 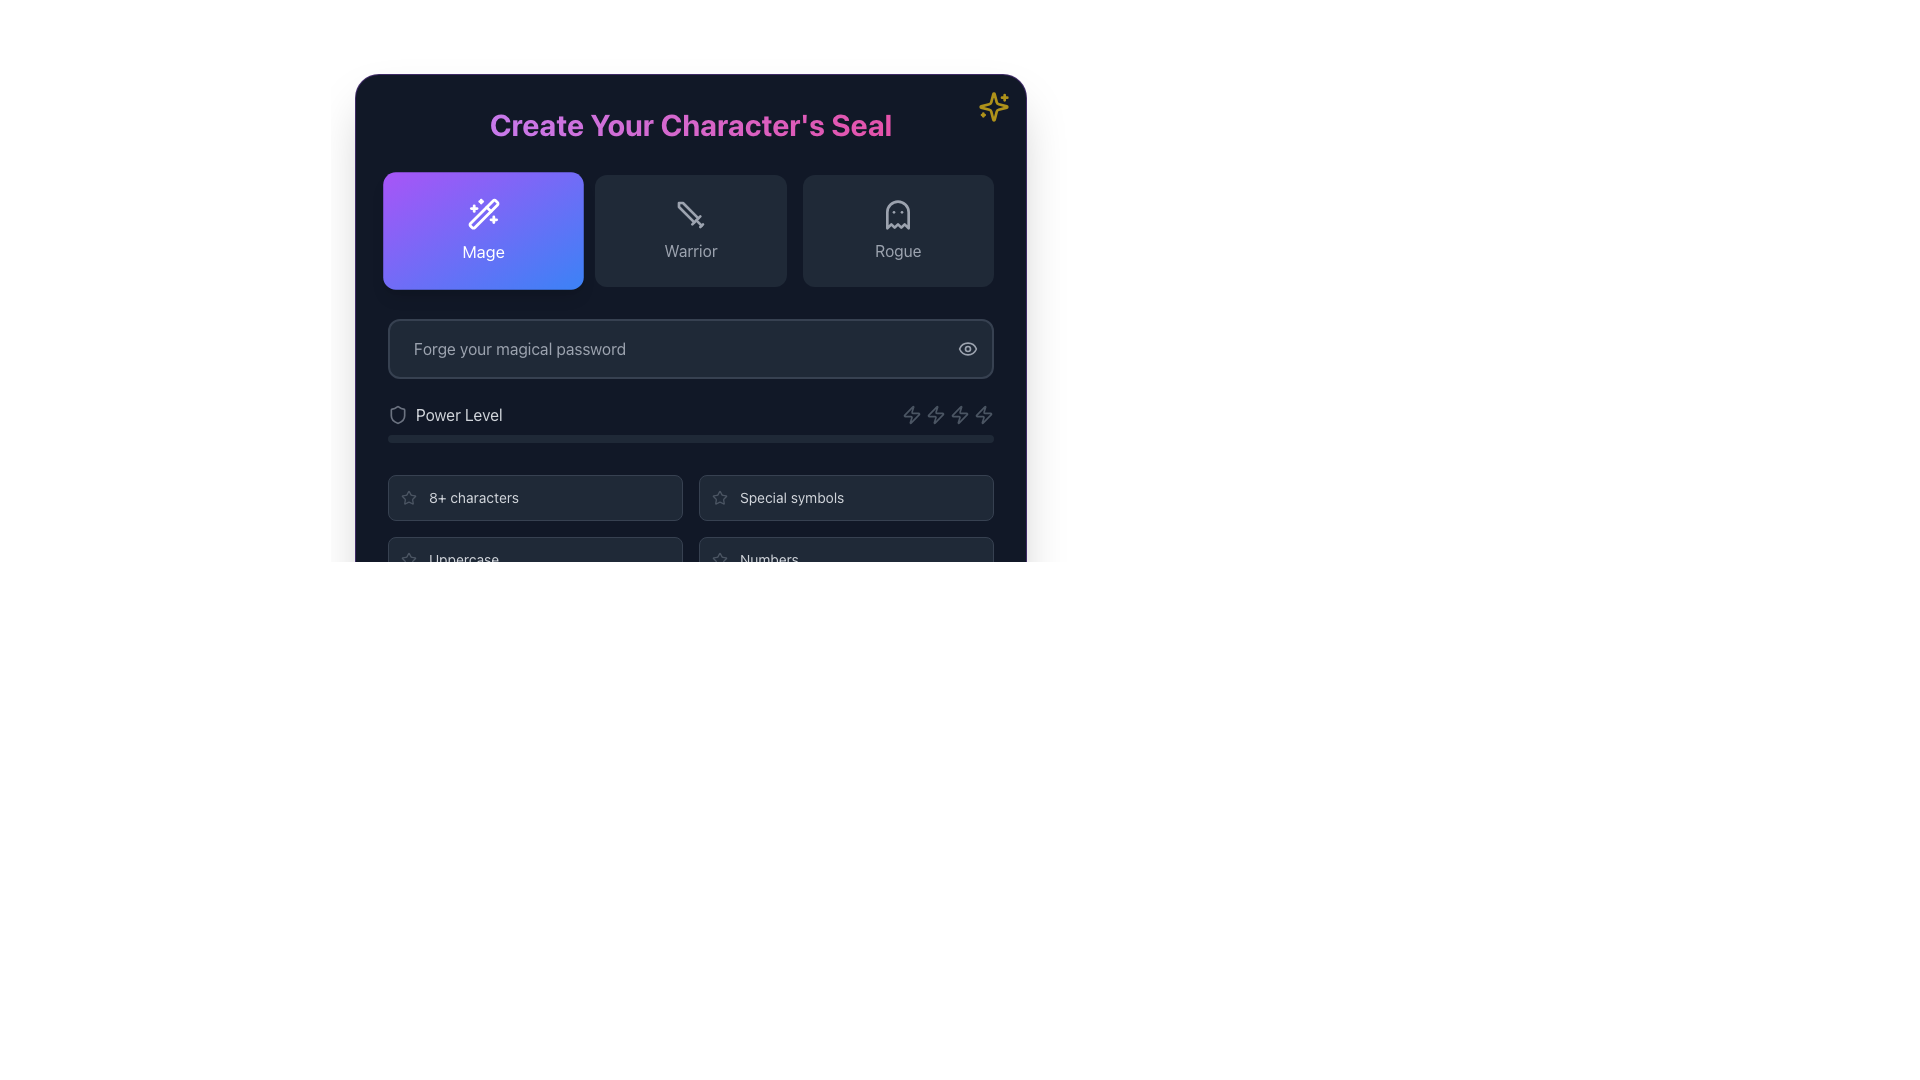 I want to click on the graphical decoration or glyph within the sword-shaped icon representing the 'Warrior' button for interaction effects, so click(x=688, y=212).